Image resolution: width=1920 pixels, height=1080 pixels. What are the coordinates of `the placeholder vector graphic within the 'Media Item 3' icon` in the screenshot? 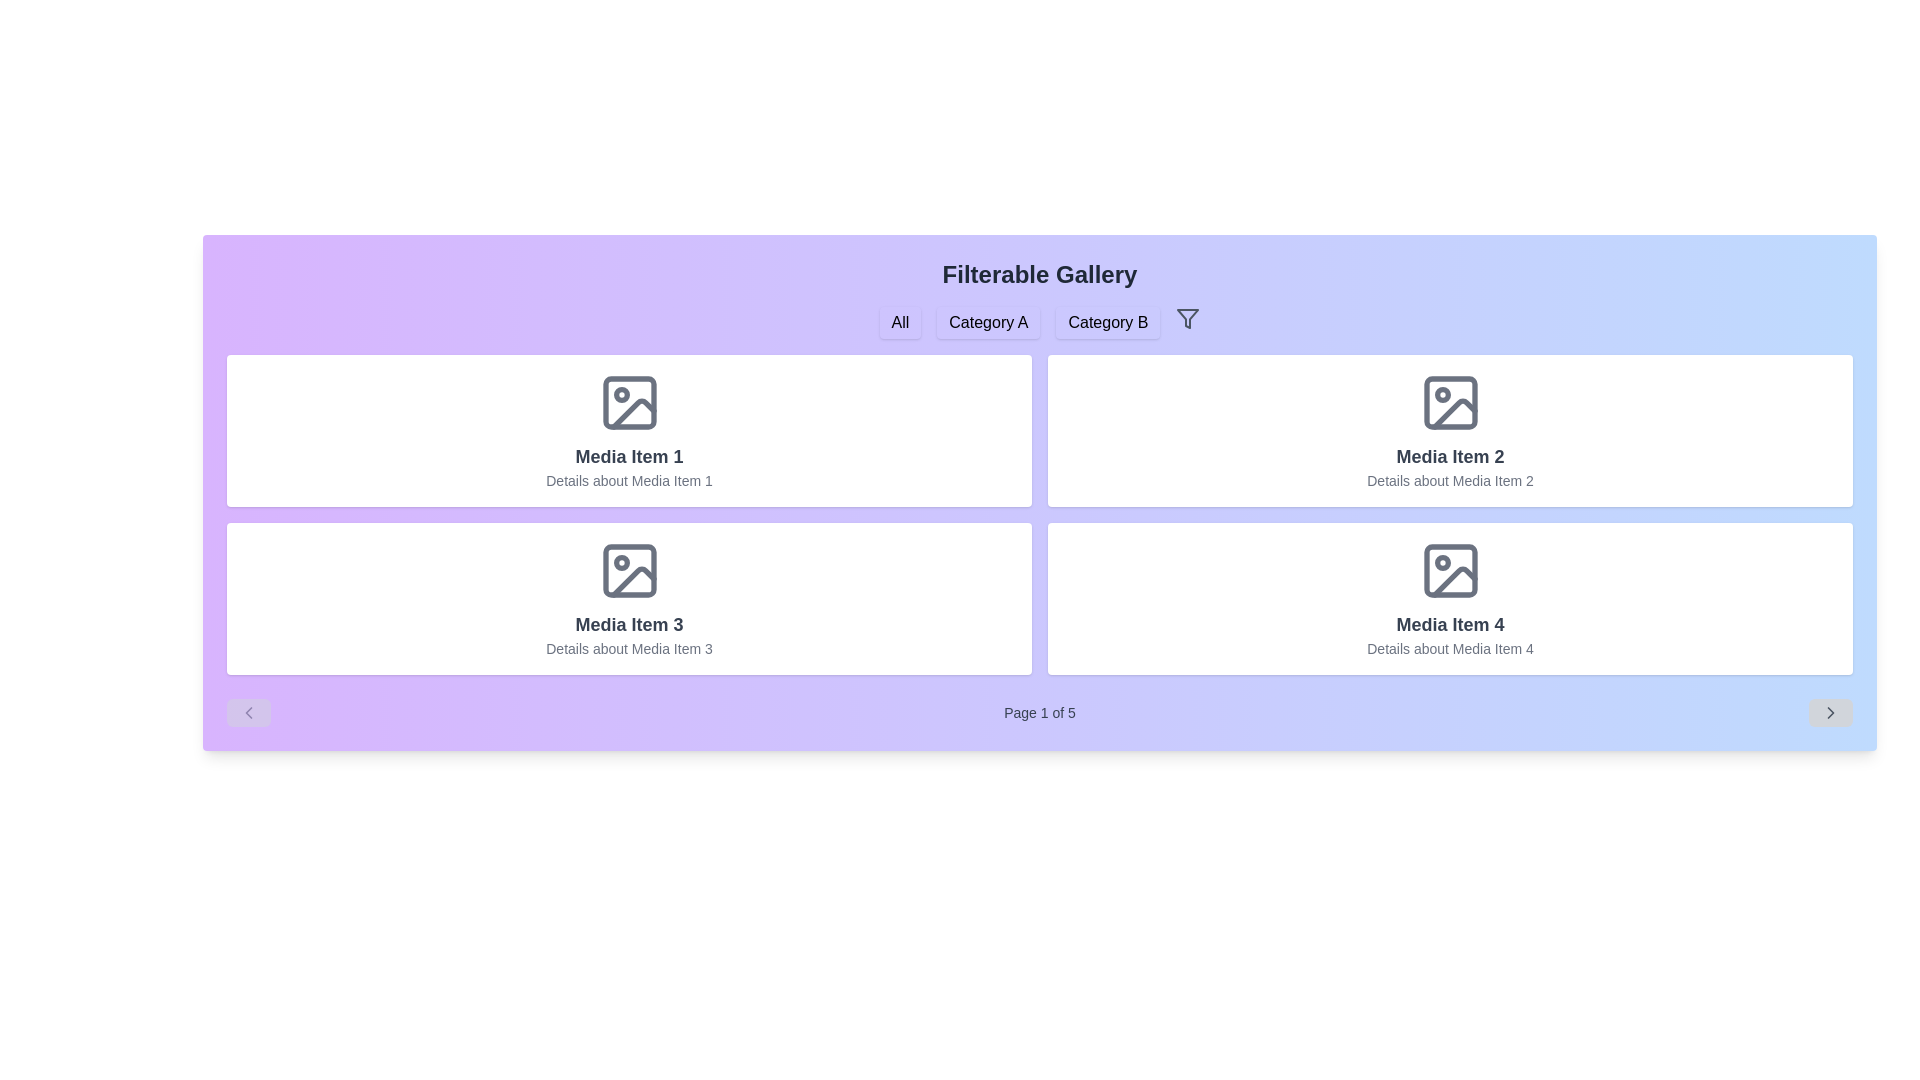 It's located at (632, 582).